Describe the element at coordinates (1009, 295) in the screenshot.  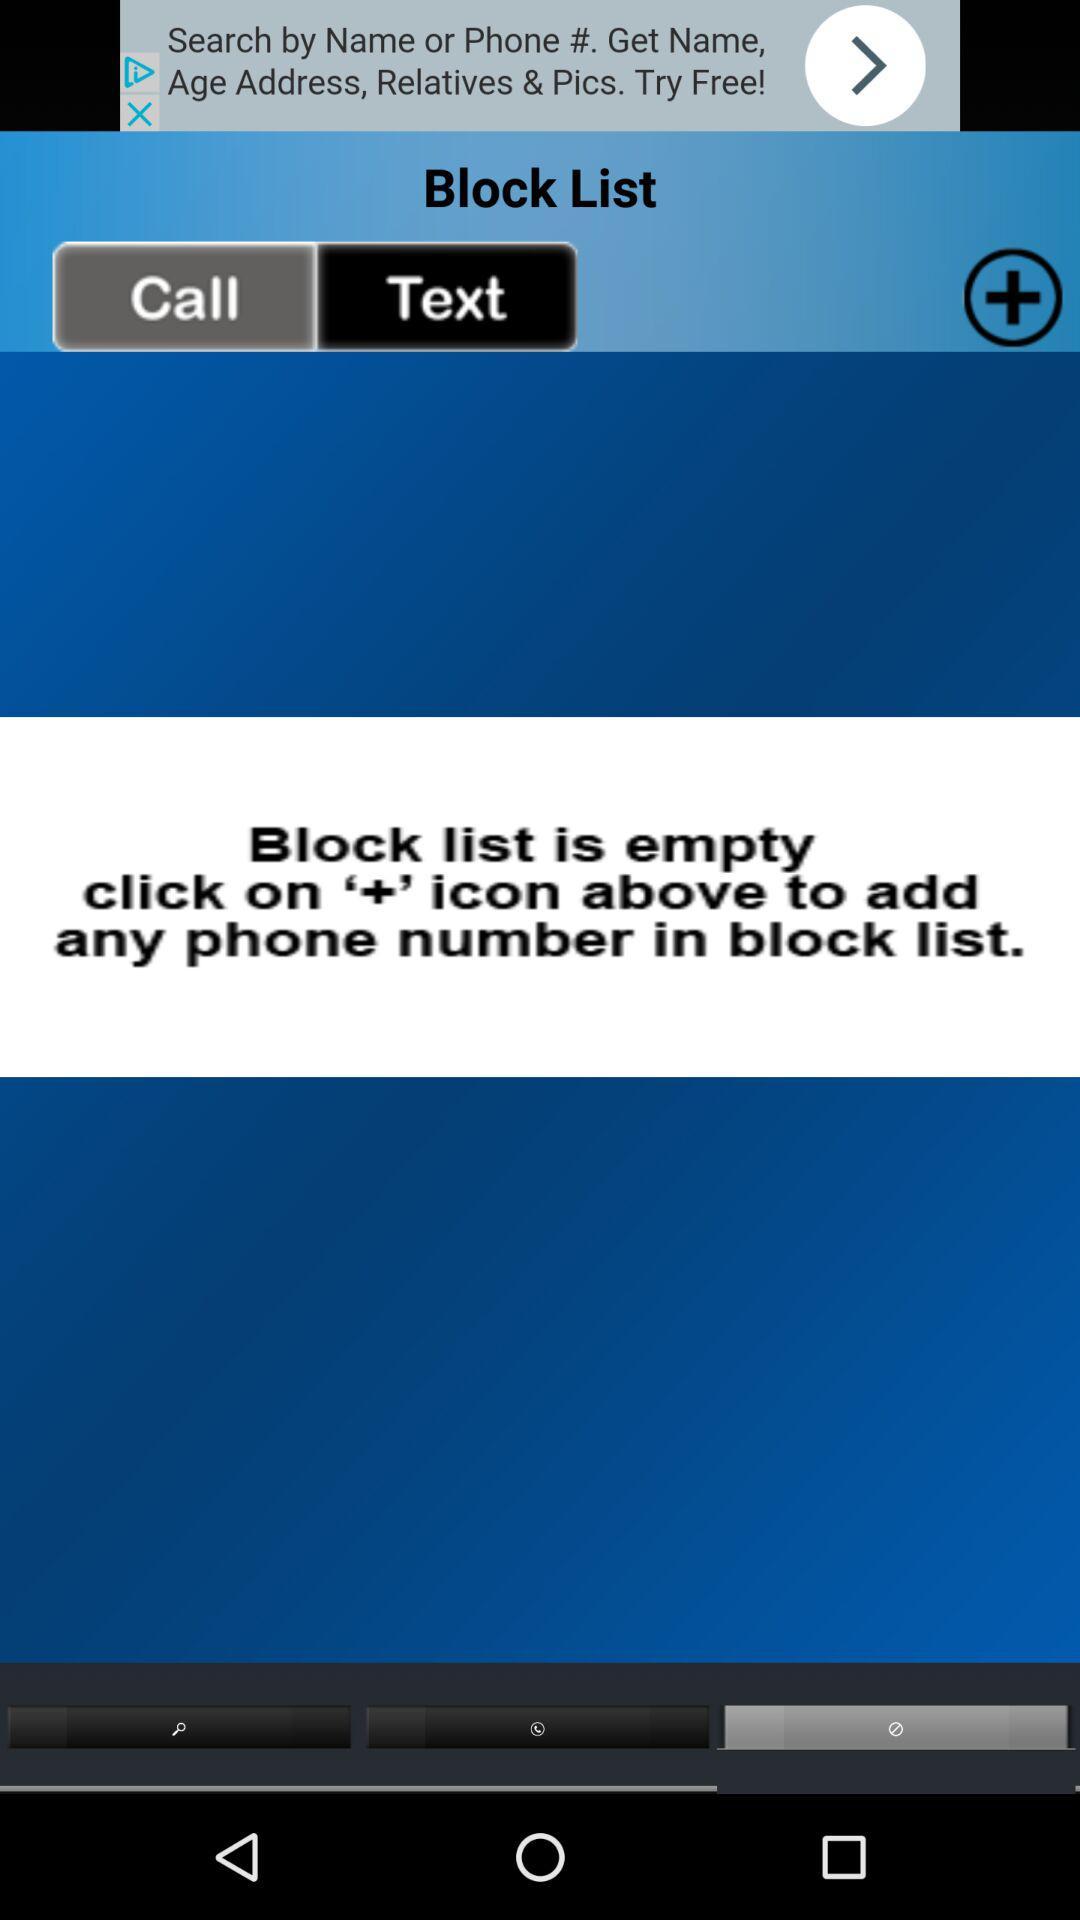
I see `item to list` at that location.